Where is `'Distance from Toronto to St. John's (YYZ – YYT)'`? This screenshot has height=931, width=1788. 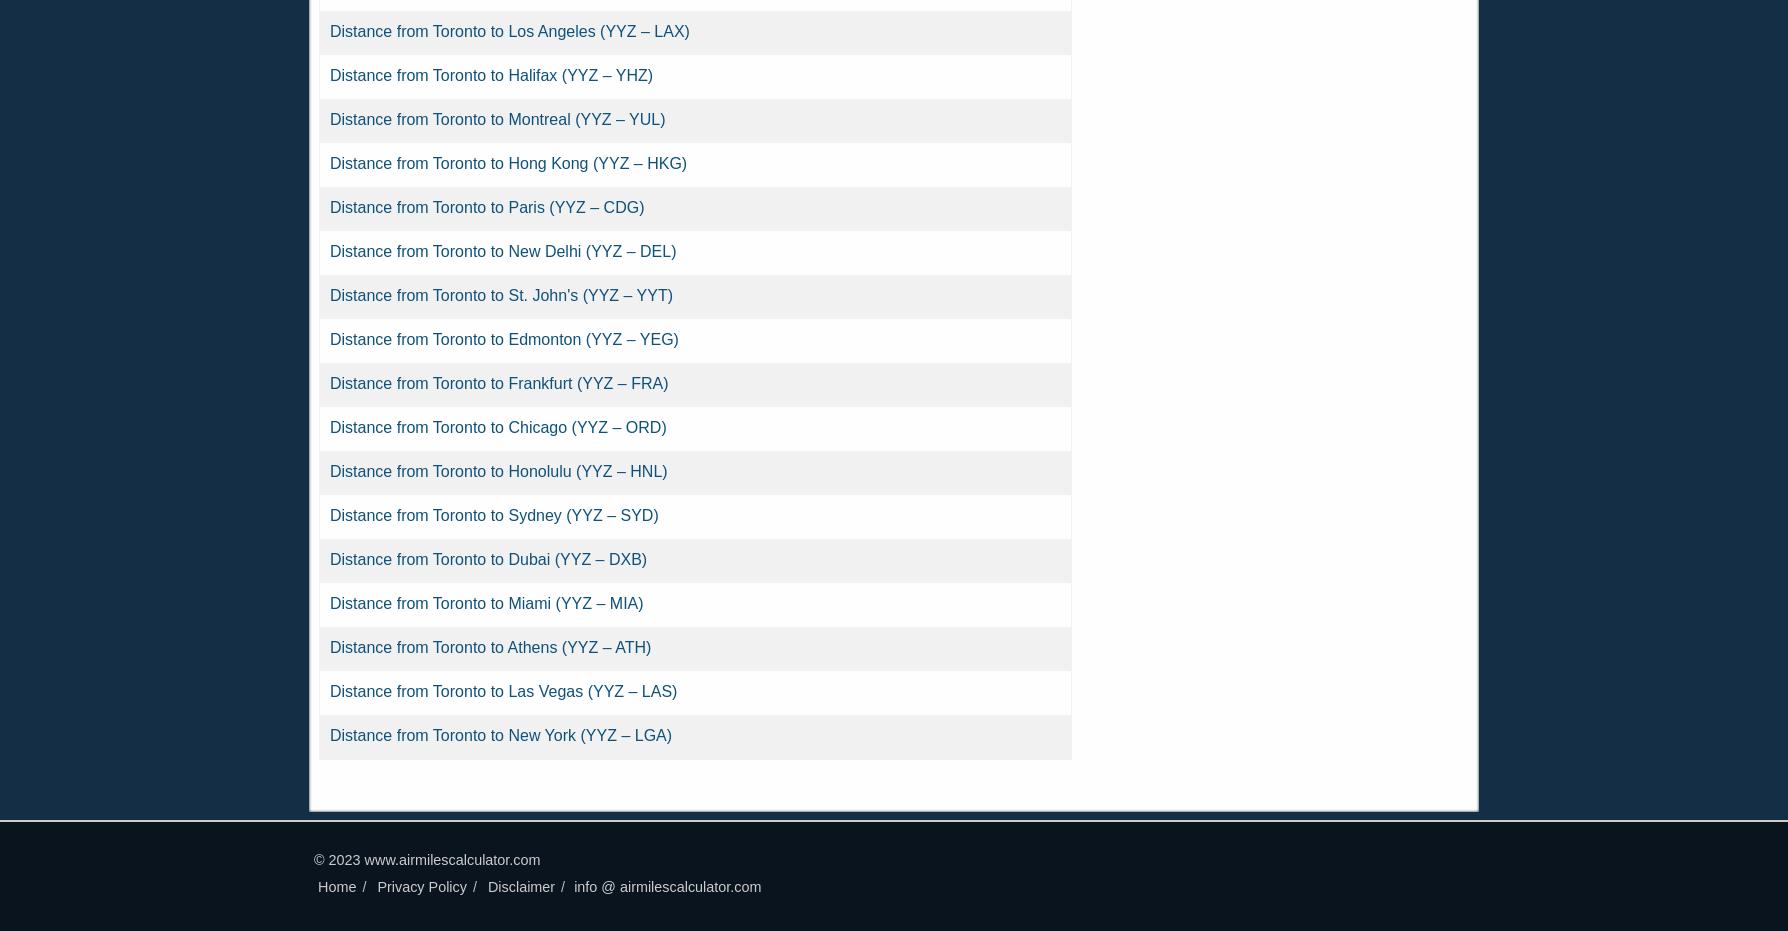
'Distance from Toronto to St. John's (YYZ – YYT)' is located at coordinates (501, 294).